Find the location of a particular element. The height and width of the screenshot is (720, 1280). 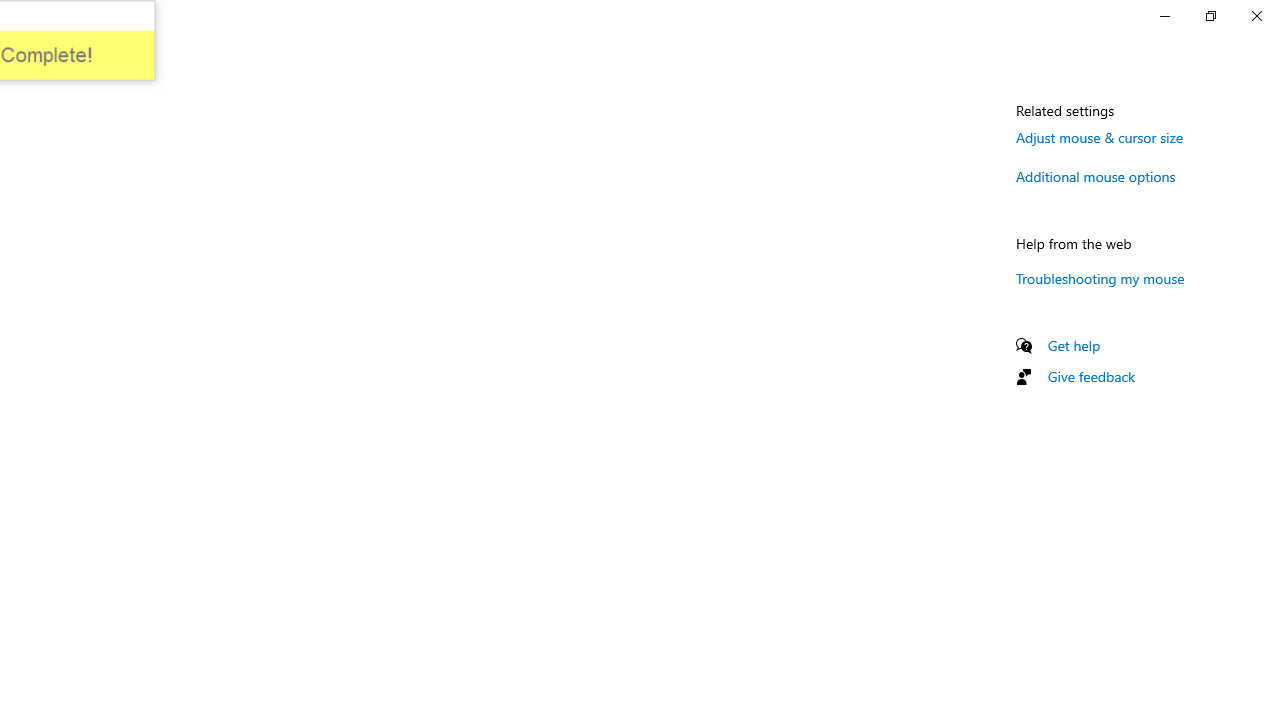

'Troubleshooting my mouse' is located at coordinates (1099, 278).